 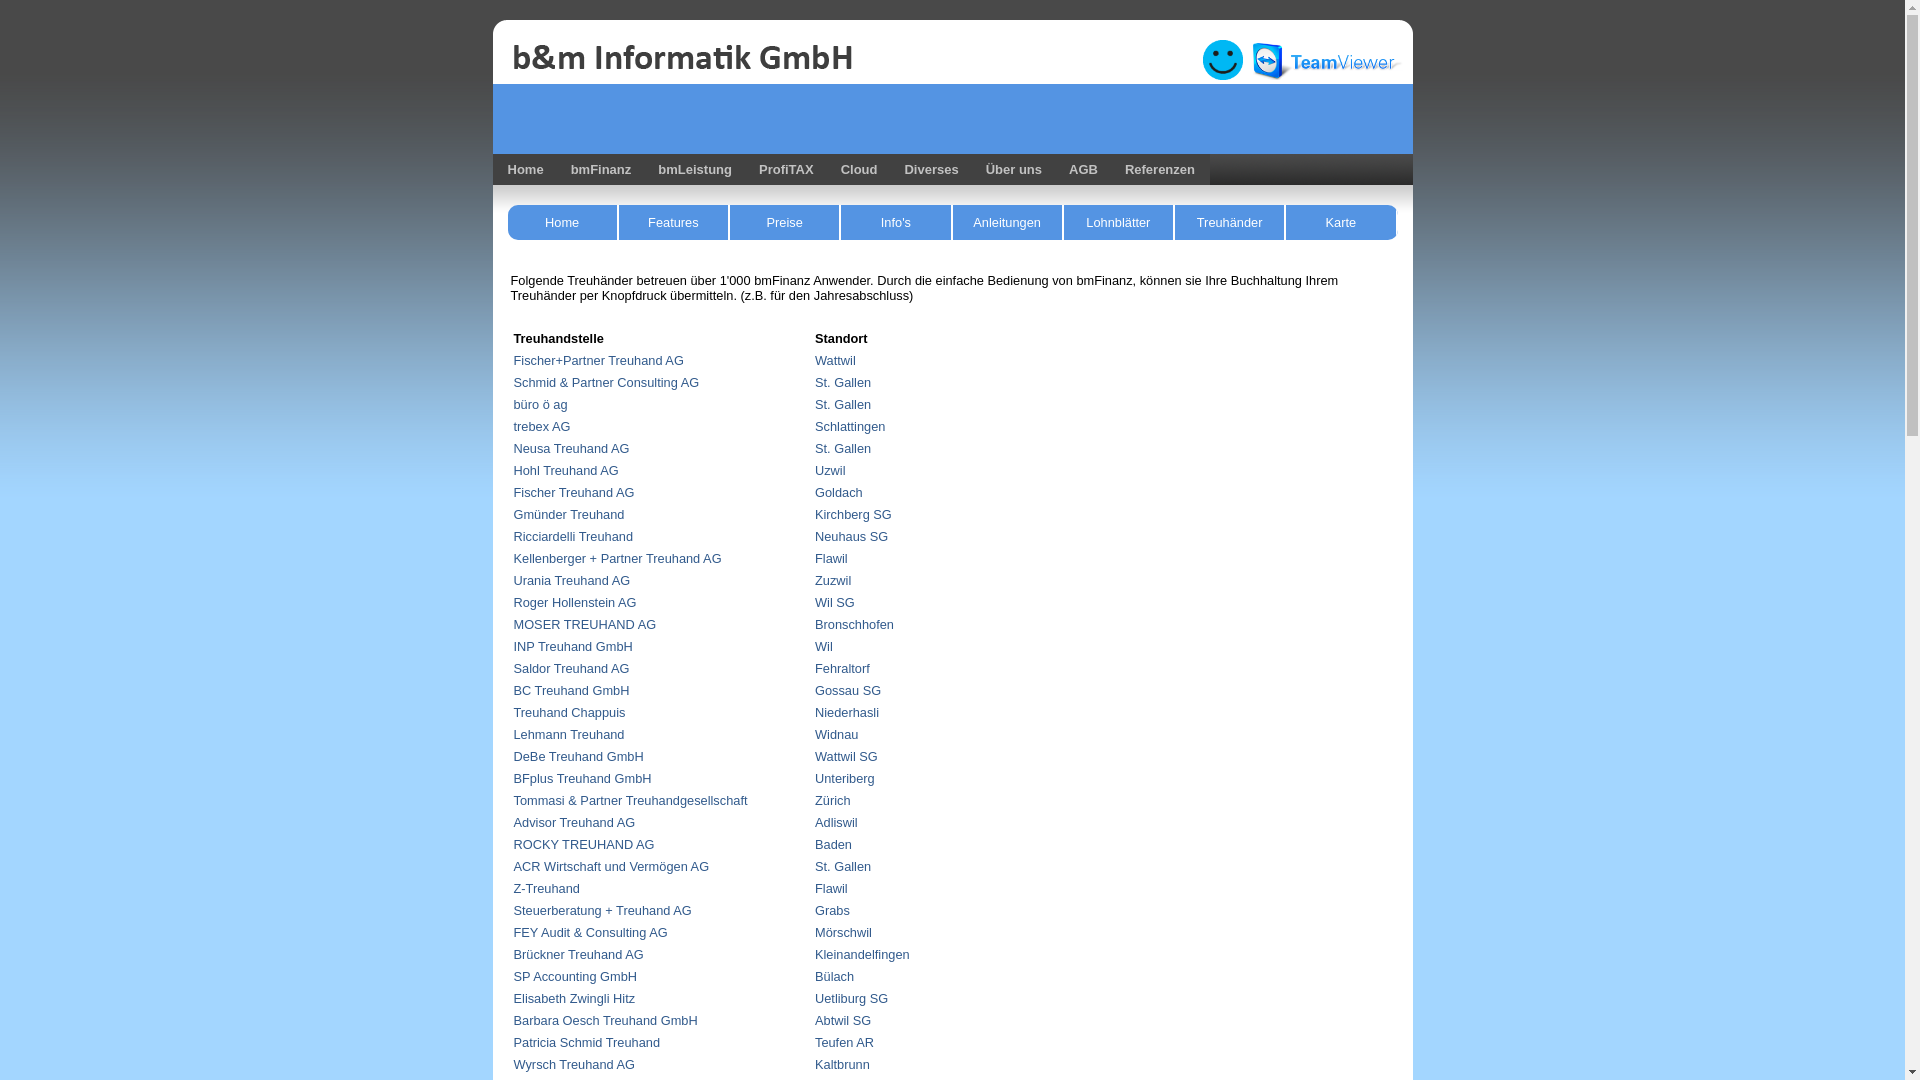 What do you see at coordinates (573, 492) in the screenshot?
I see `'Fischer Treuhand AG'` at bounding box center [573, 492].